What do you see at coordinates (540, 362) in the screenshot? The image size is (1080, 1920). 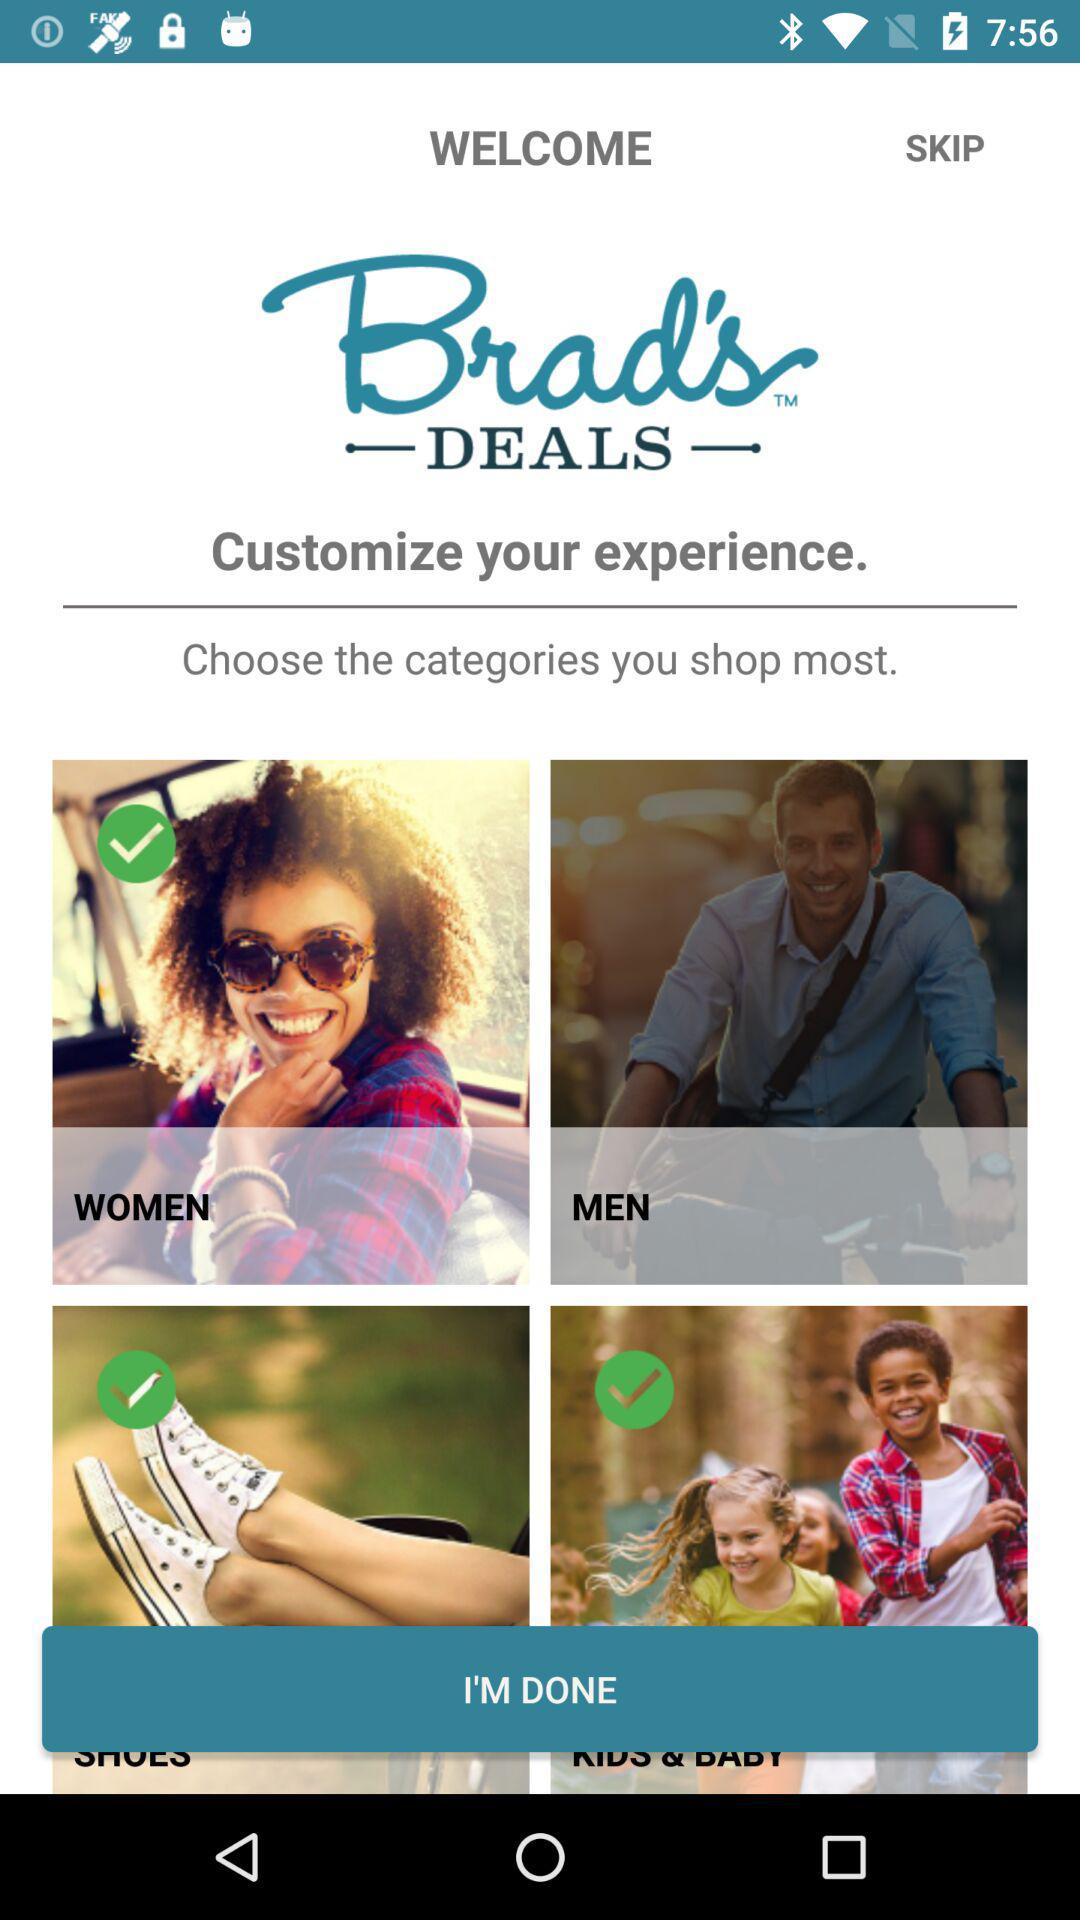 I see `the logo which is below the welcome` at bounding box center [540, 362].